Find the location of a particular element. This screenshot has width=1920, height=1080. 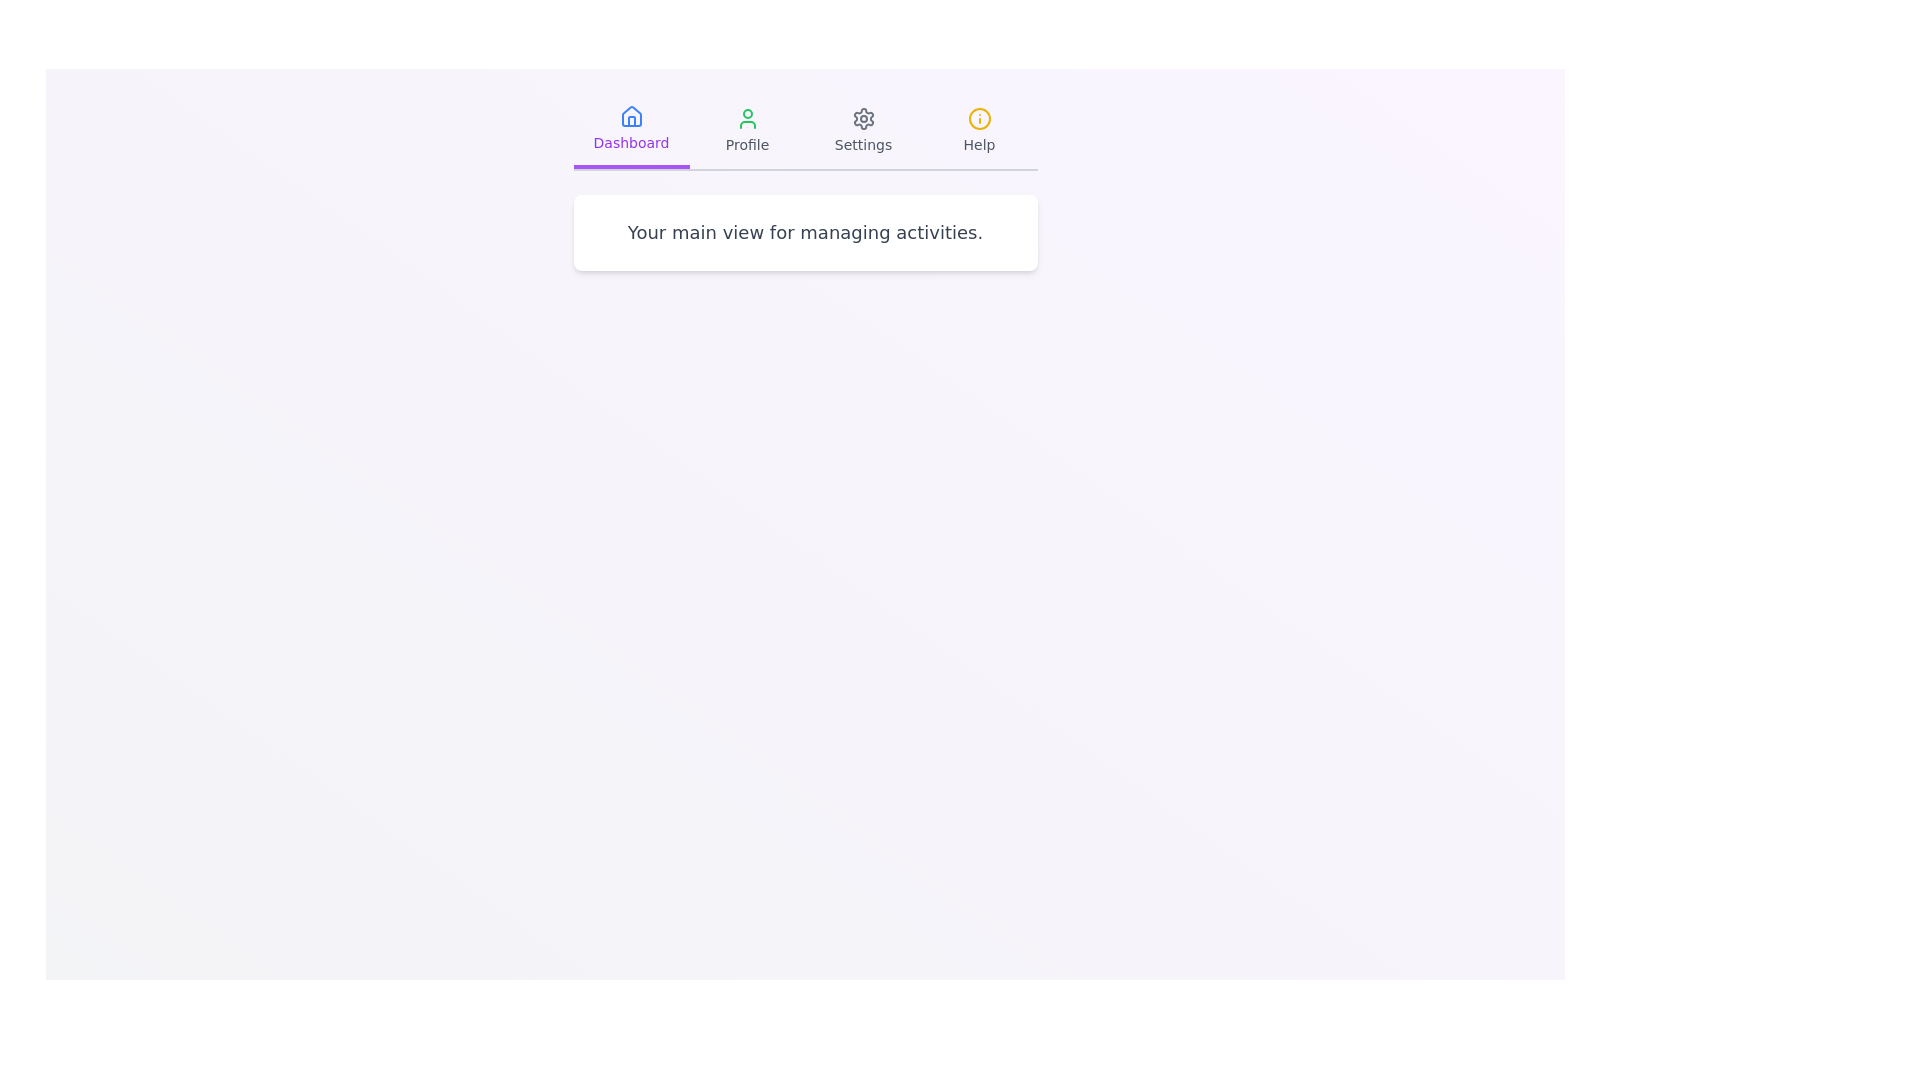

the tab labeled Profile is located at coordinates (746, 131).